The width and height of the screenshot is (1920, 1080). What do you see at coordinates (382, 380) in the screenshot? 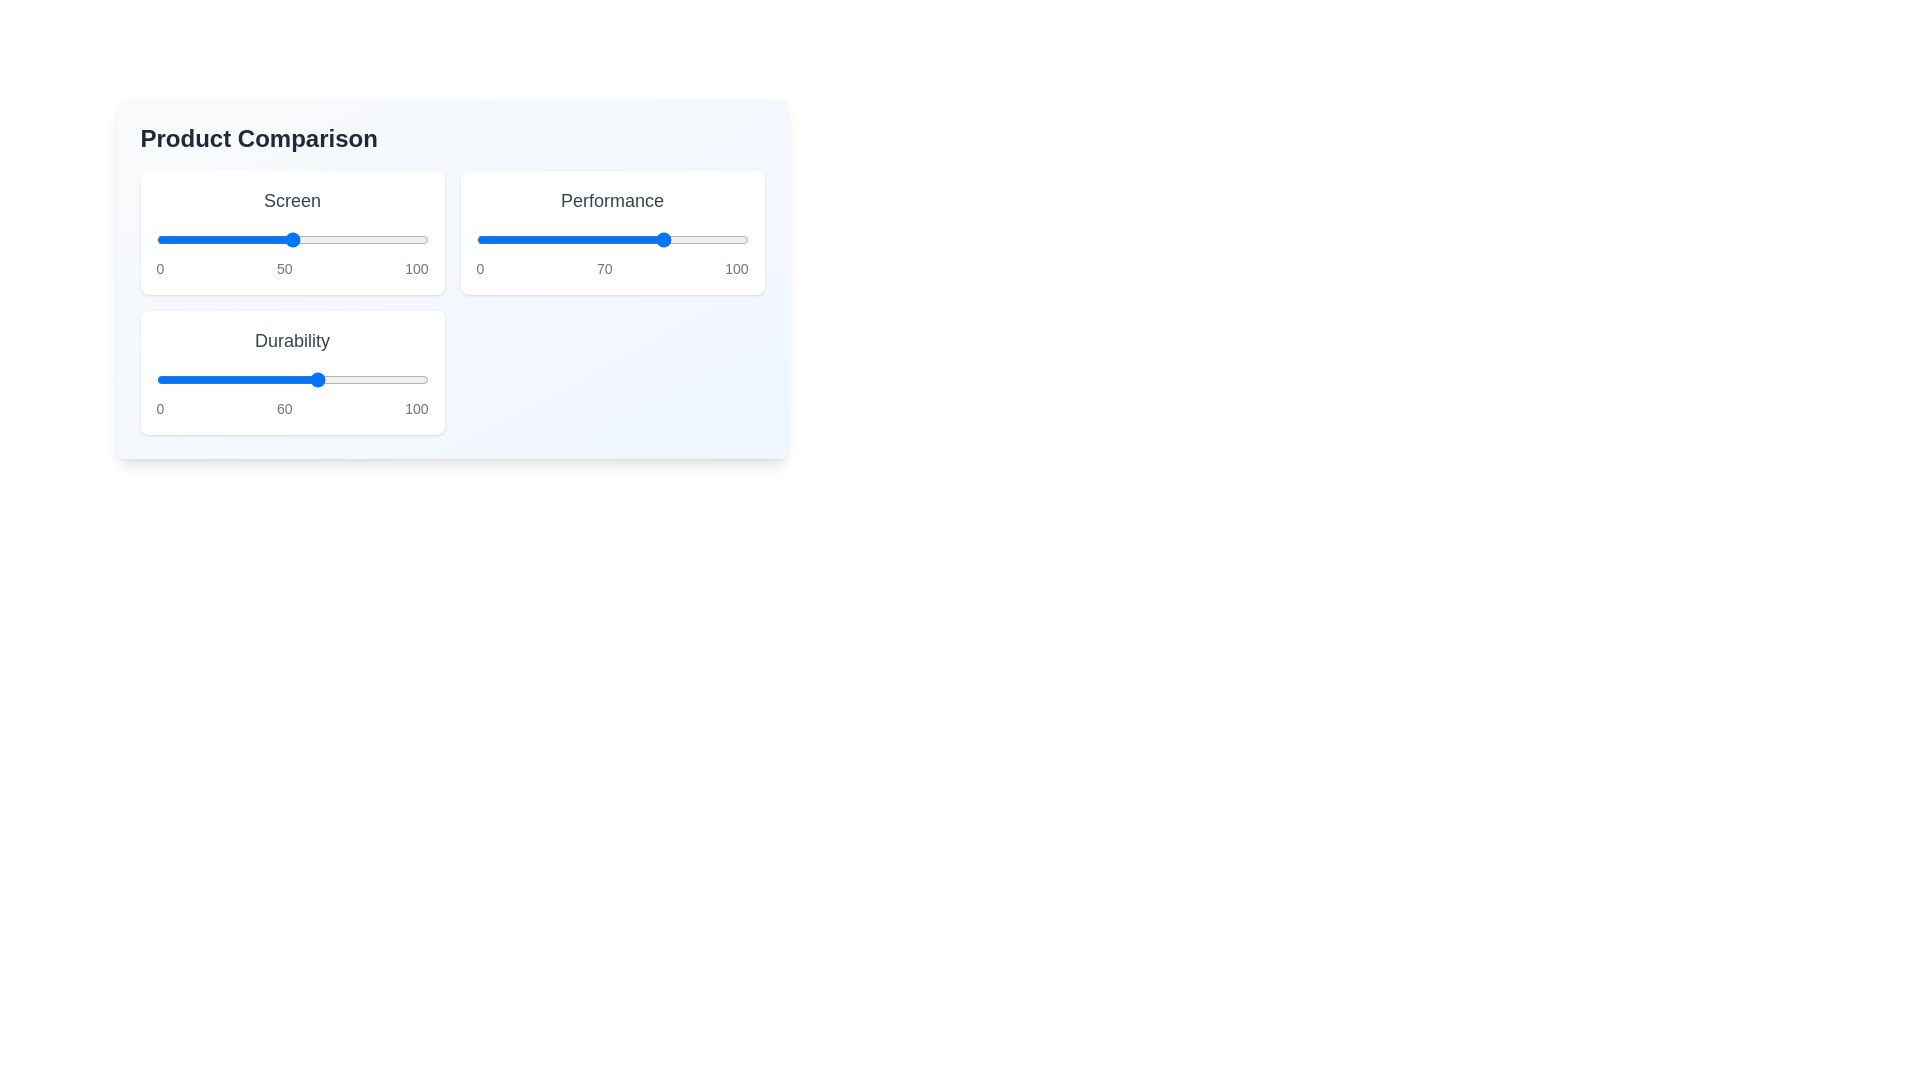
I see `the 'Durability' slider to 83` at bounding box center [382, 380].